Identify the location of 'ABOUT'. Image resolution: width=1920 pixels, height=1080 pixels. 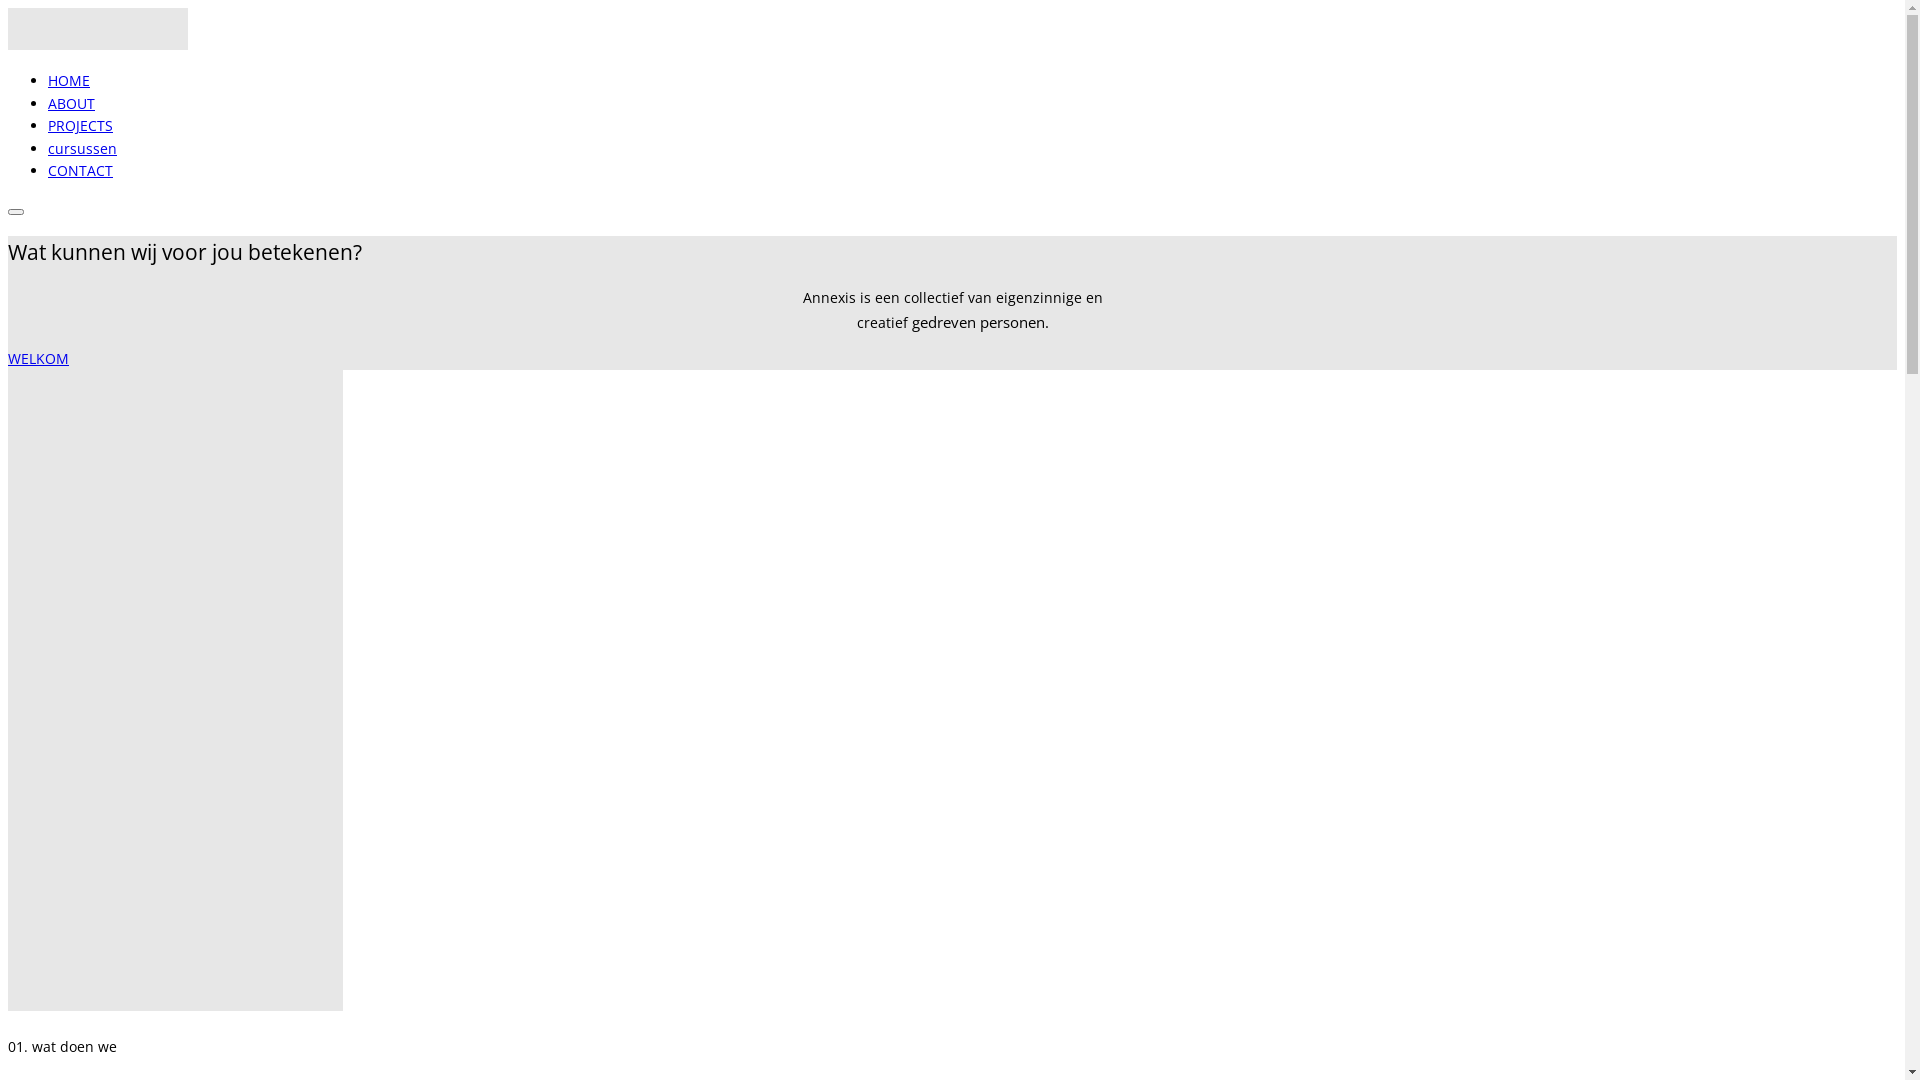
(71, 103).